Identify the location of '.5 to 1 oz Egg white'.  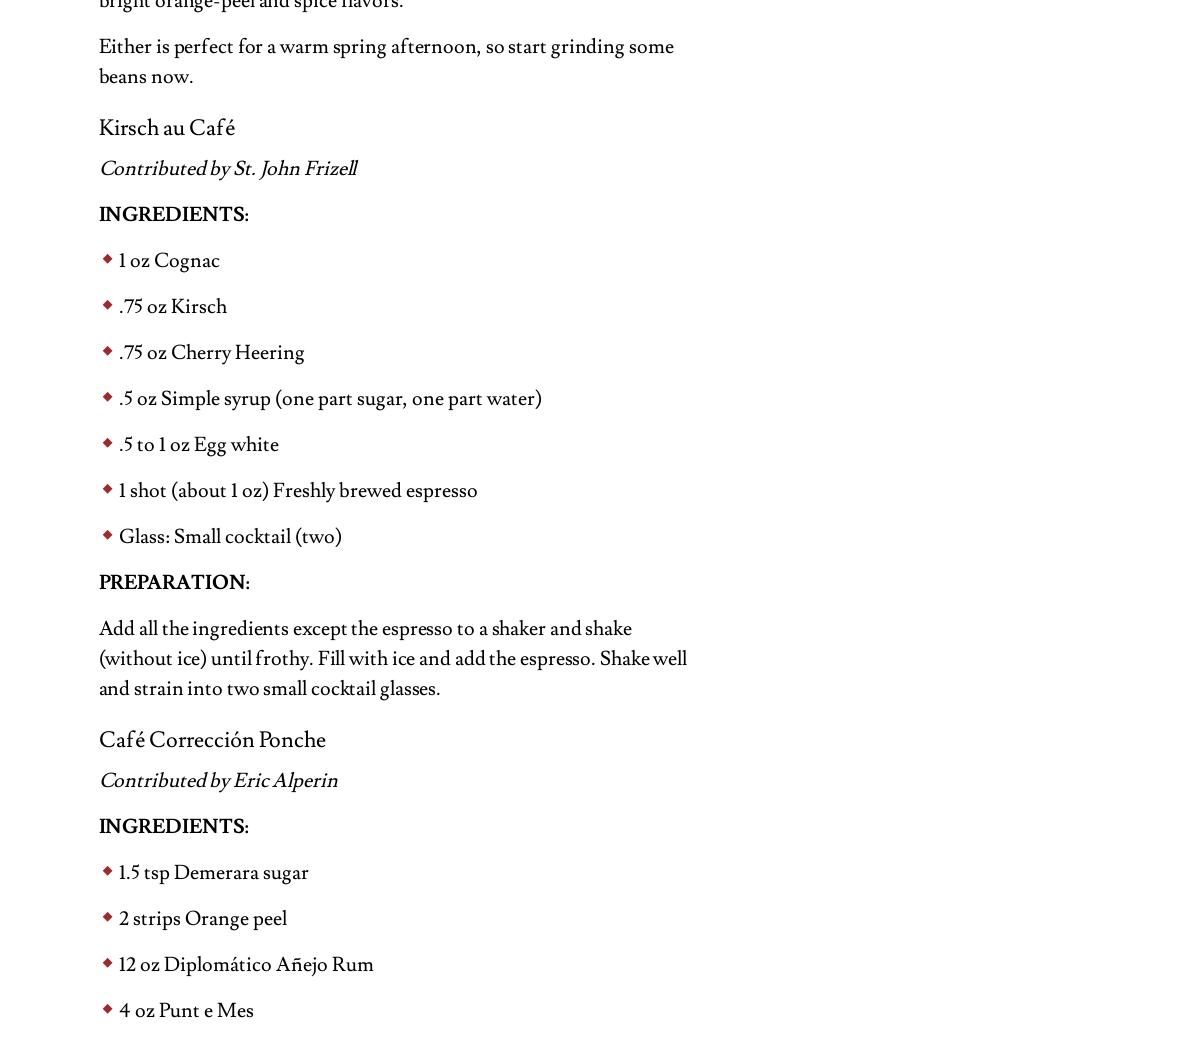
(197, 442).